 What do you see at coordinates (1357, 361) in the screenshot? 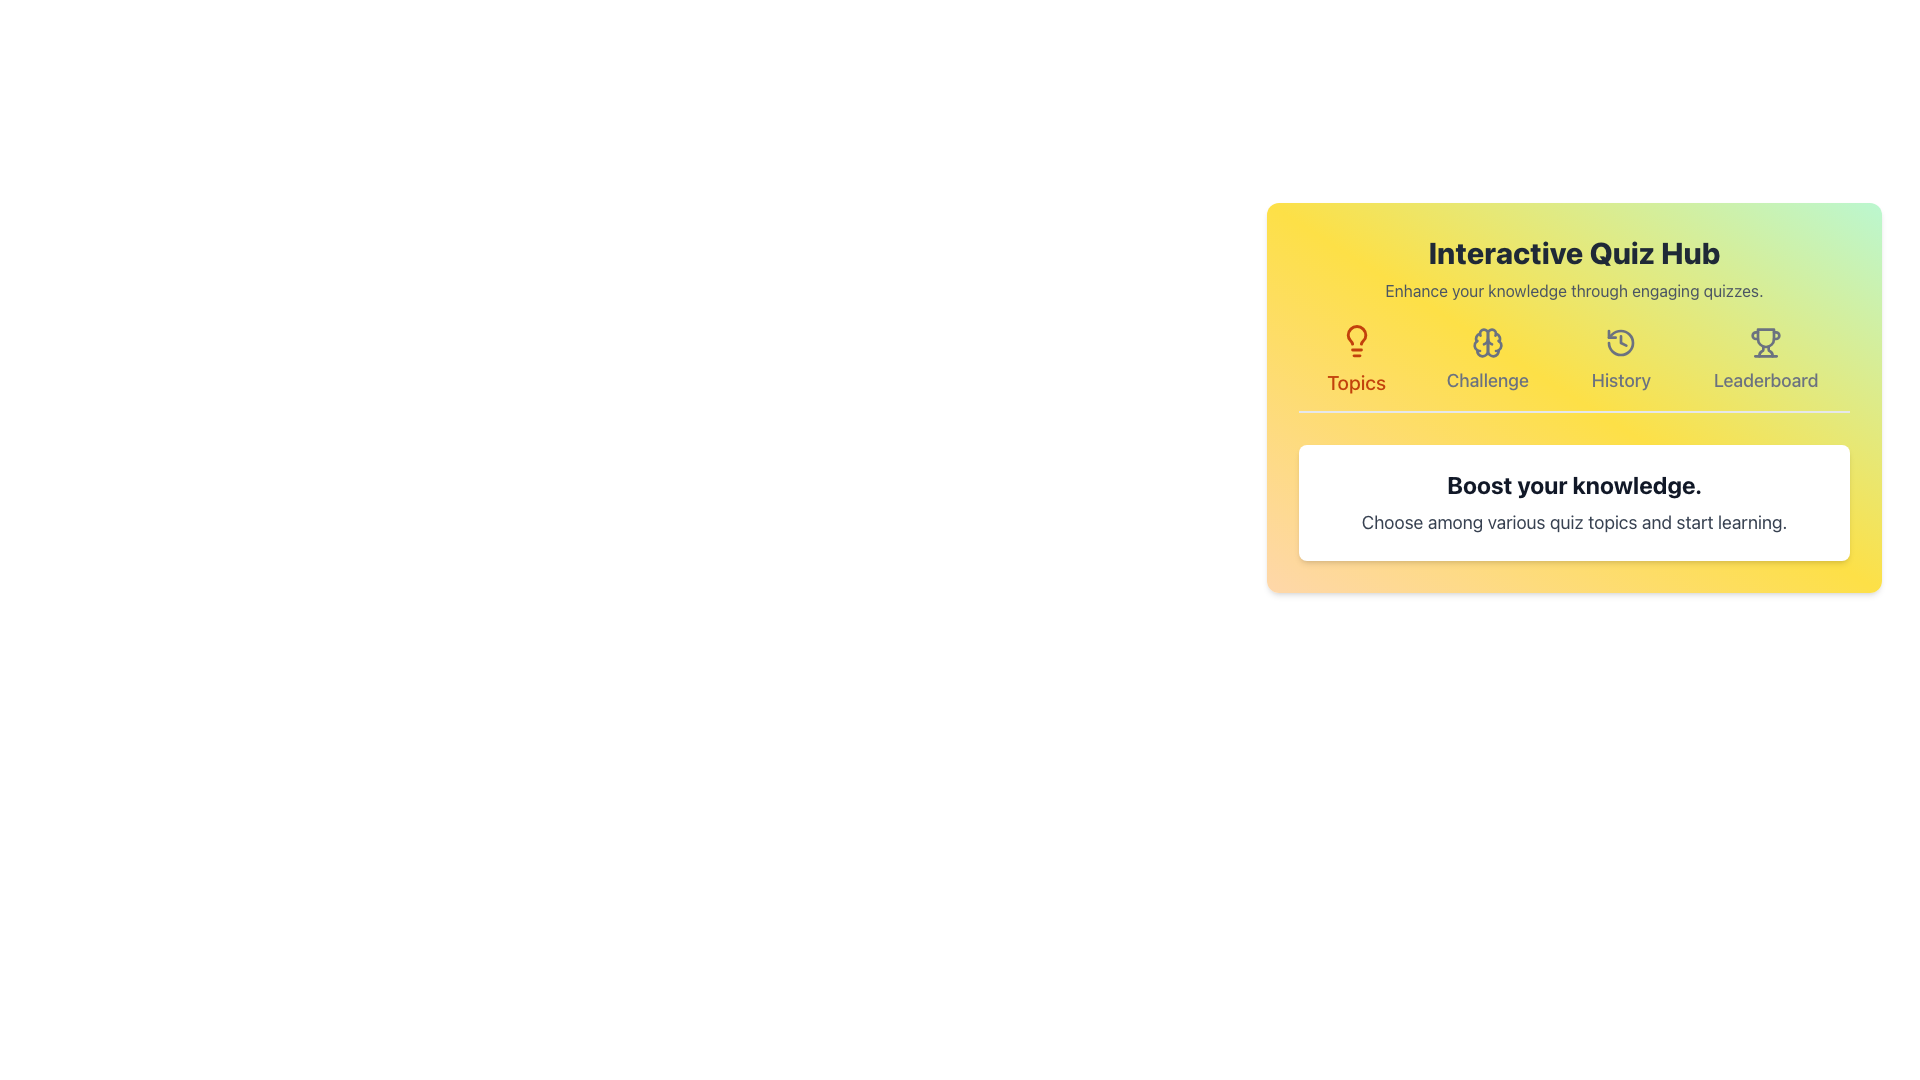
I see `the button with a lightbulb icon and 'Topics' text, located at the upper section of the card-like interface, to interact with it` at bounding box center [1357, 361].